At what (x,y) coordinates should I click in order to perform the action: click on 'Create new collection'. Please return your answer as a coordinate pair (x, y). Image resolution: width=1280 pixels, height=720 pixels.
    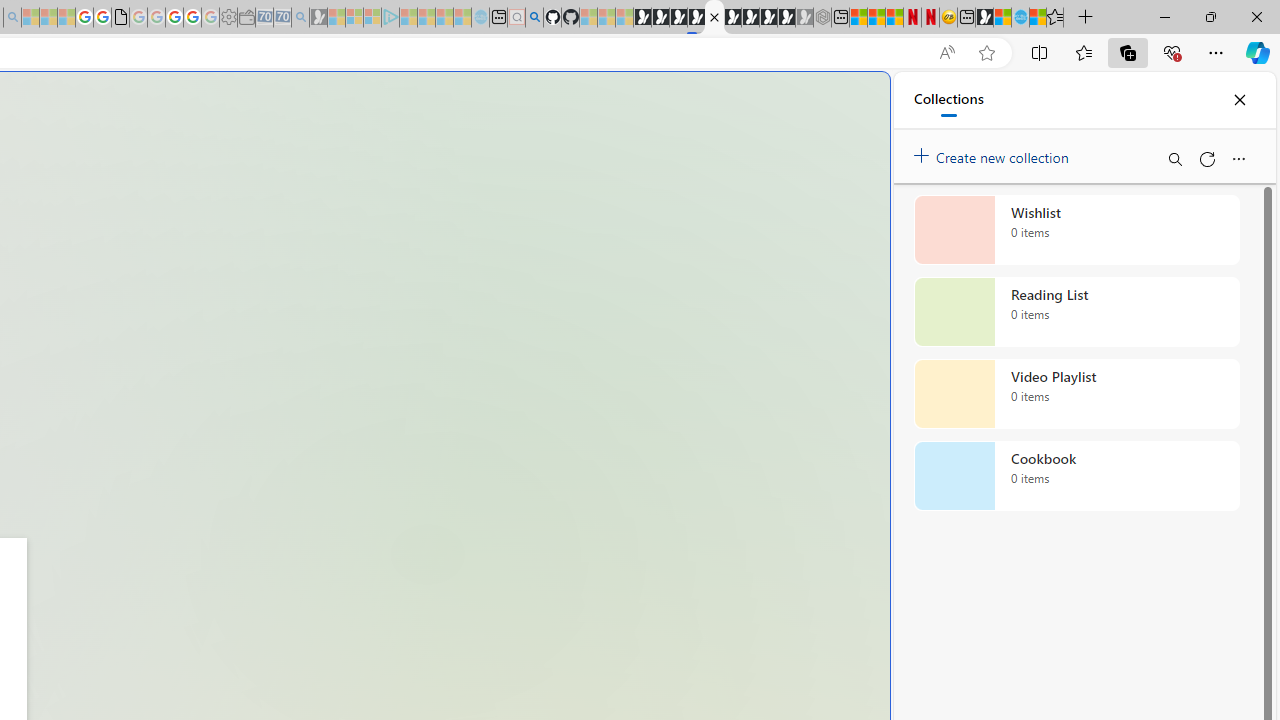
    Looking at the image, I should click on (995, 152).